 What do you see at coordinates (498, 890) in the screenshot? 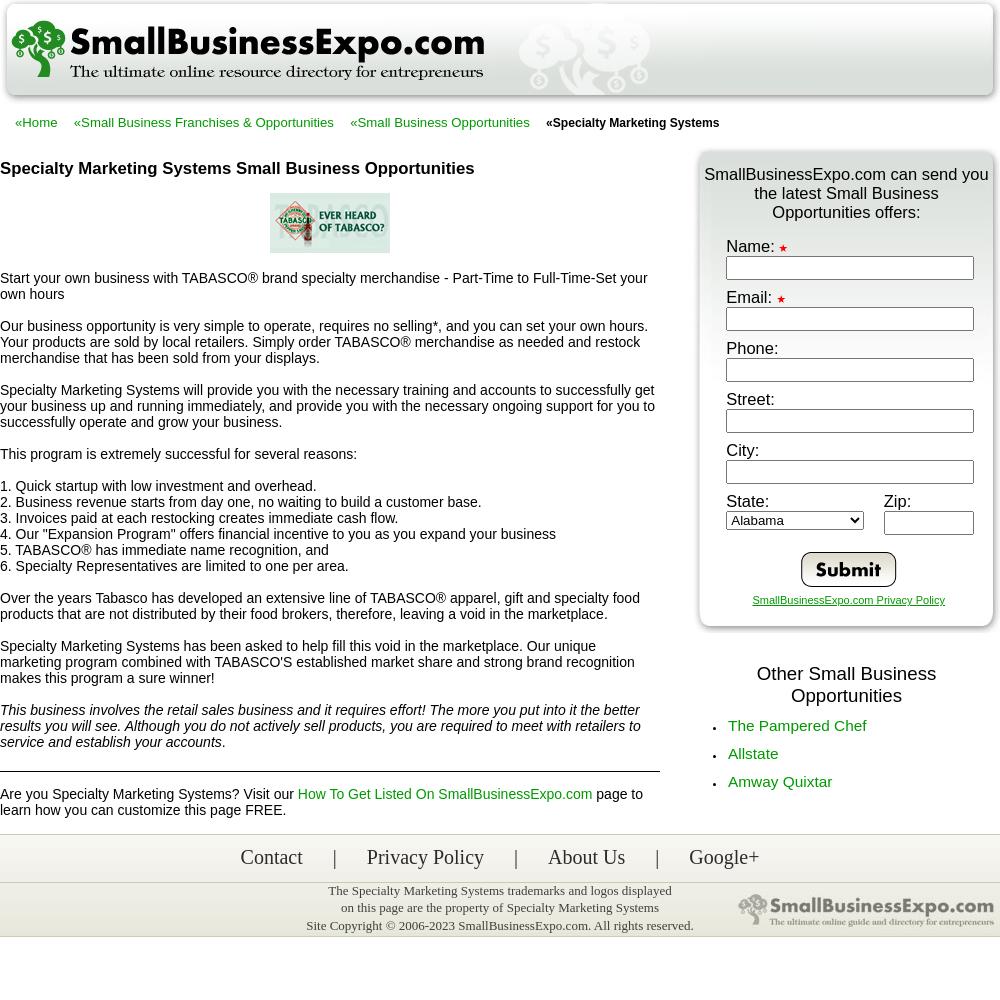
I see `'The Specialty Marketing Systems trademarks and logos displayed'` at bounding box center [498, 890].